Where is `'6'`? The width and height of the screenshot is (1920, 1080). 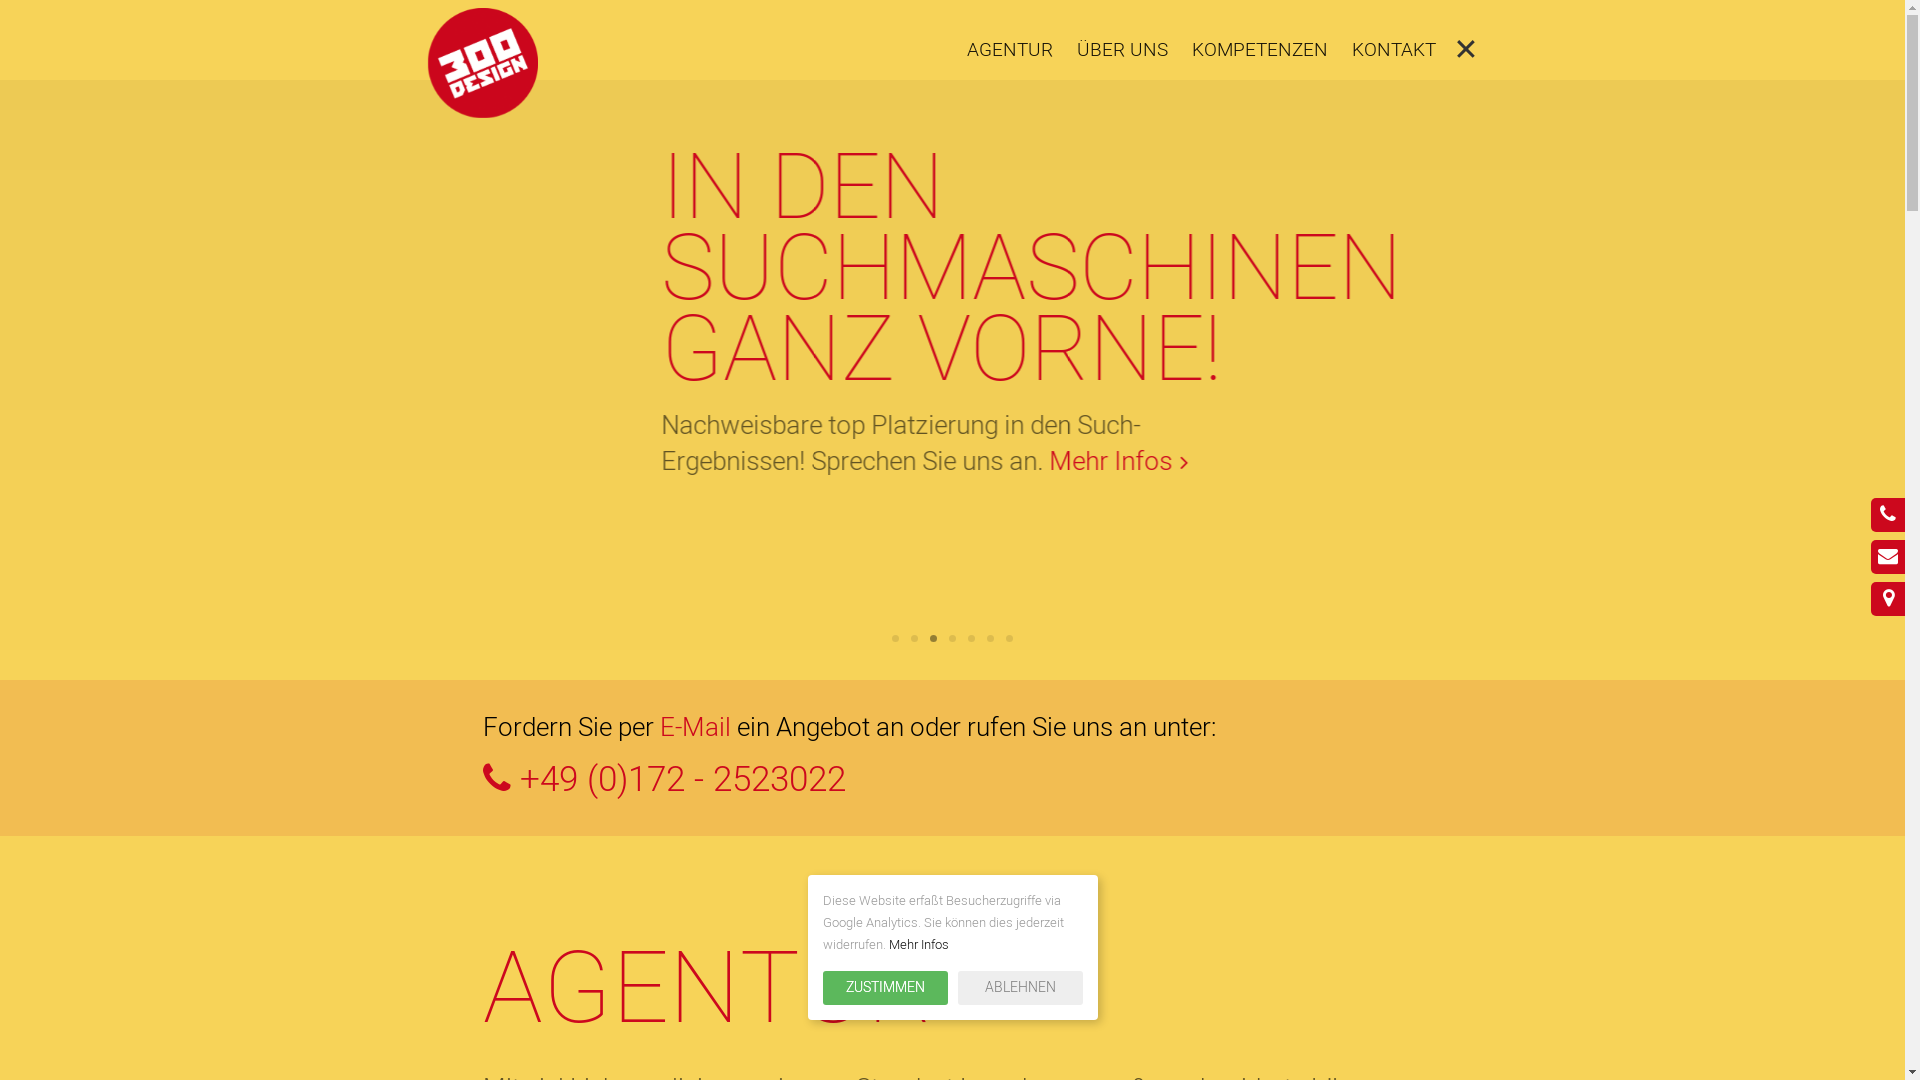 '6' is located at coordinates (987, 638).